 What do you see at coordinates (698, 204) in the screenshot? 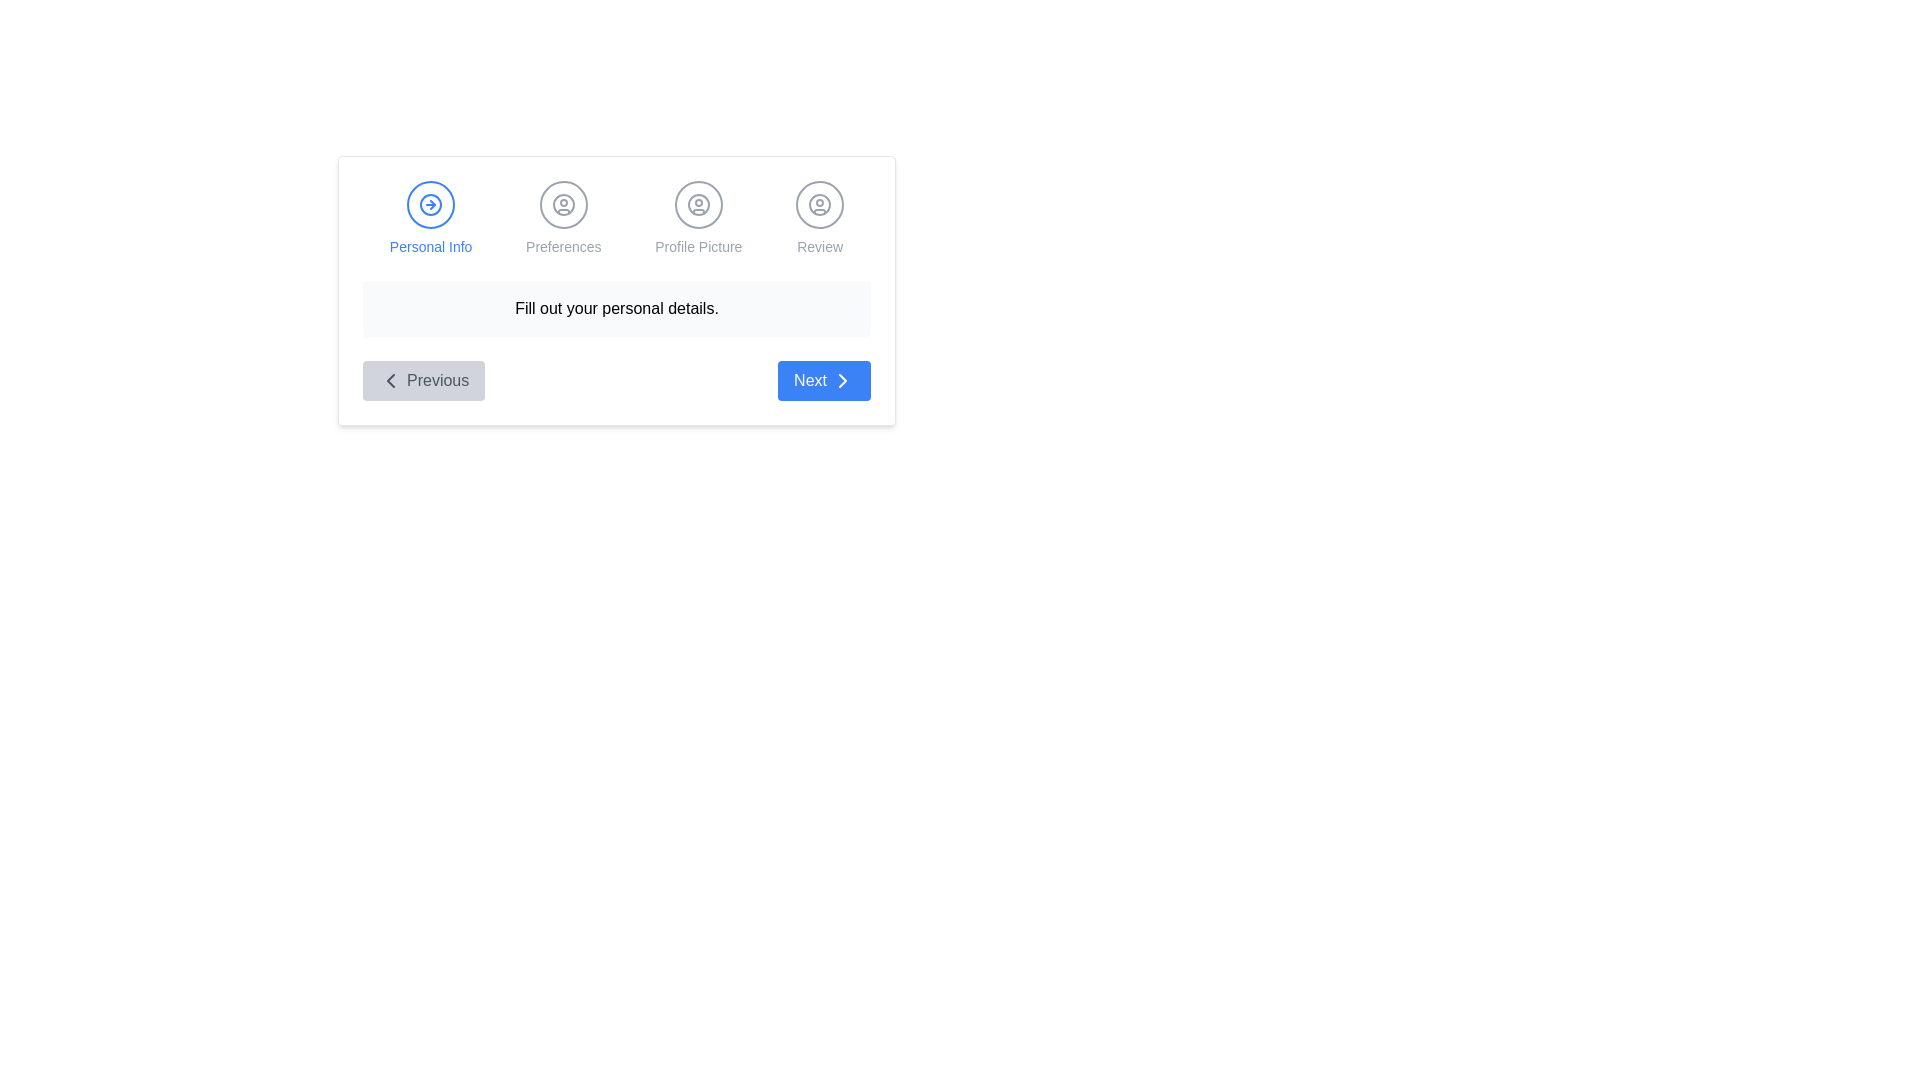
I see `the 'Profile Picture' icon located in the third circle of the navigation bar` at bounding box center [698, 204].